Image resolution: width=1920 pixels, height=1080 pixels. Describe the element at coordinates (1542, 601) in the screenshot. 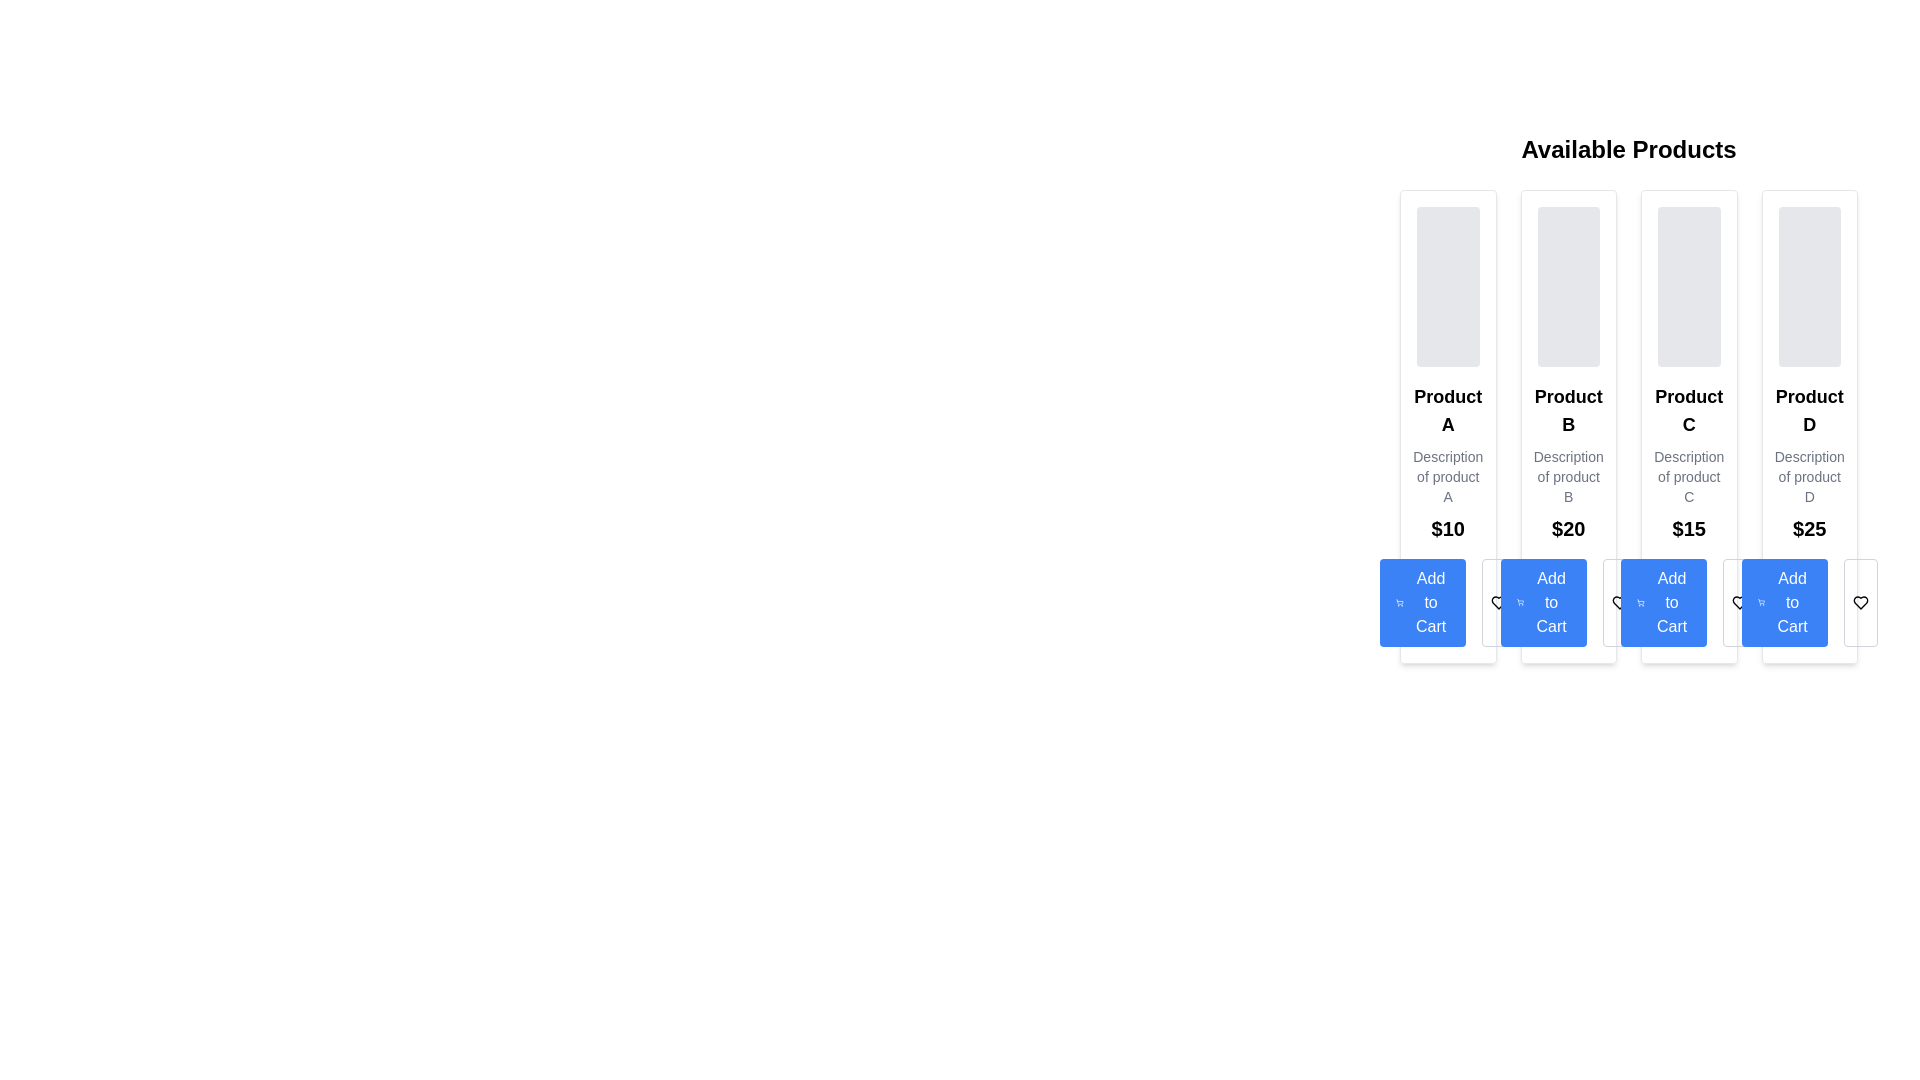

I see `the 'Add to Cart' button, which is a rectangular button with rounded corners and a blue background, displaying the text 'Add to Cart' in bold white font, located below 'Product B'` at that location.